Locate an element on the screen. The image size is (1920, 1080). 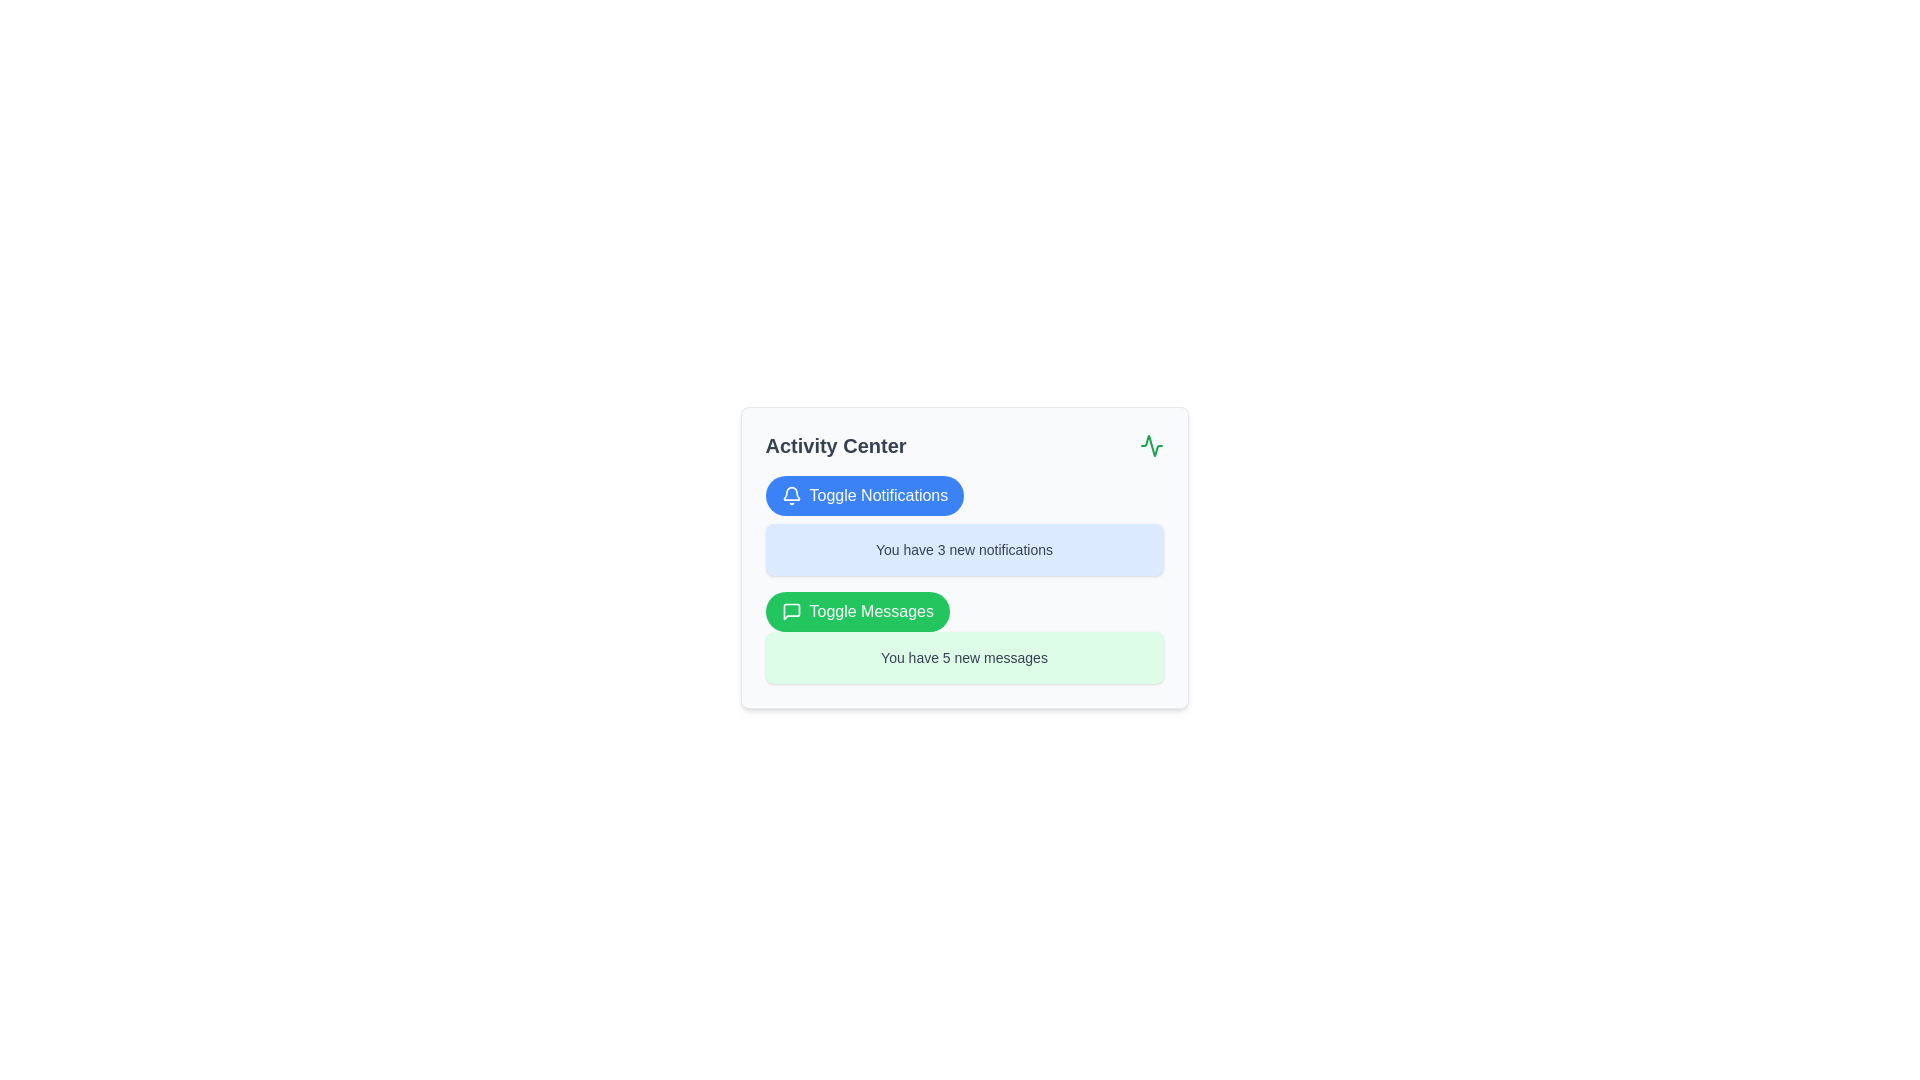
the bell icon indicative of the notification feature, which is part of the 'Toggle Notifications' button located in the top-left quadrant of the interface is located at coordinates (790, 495).